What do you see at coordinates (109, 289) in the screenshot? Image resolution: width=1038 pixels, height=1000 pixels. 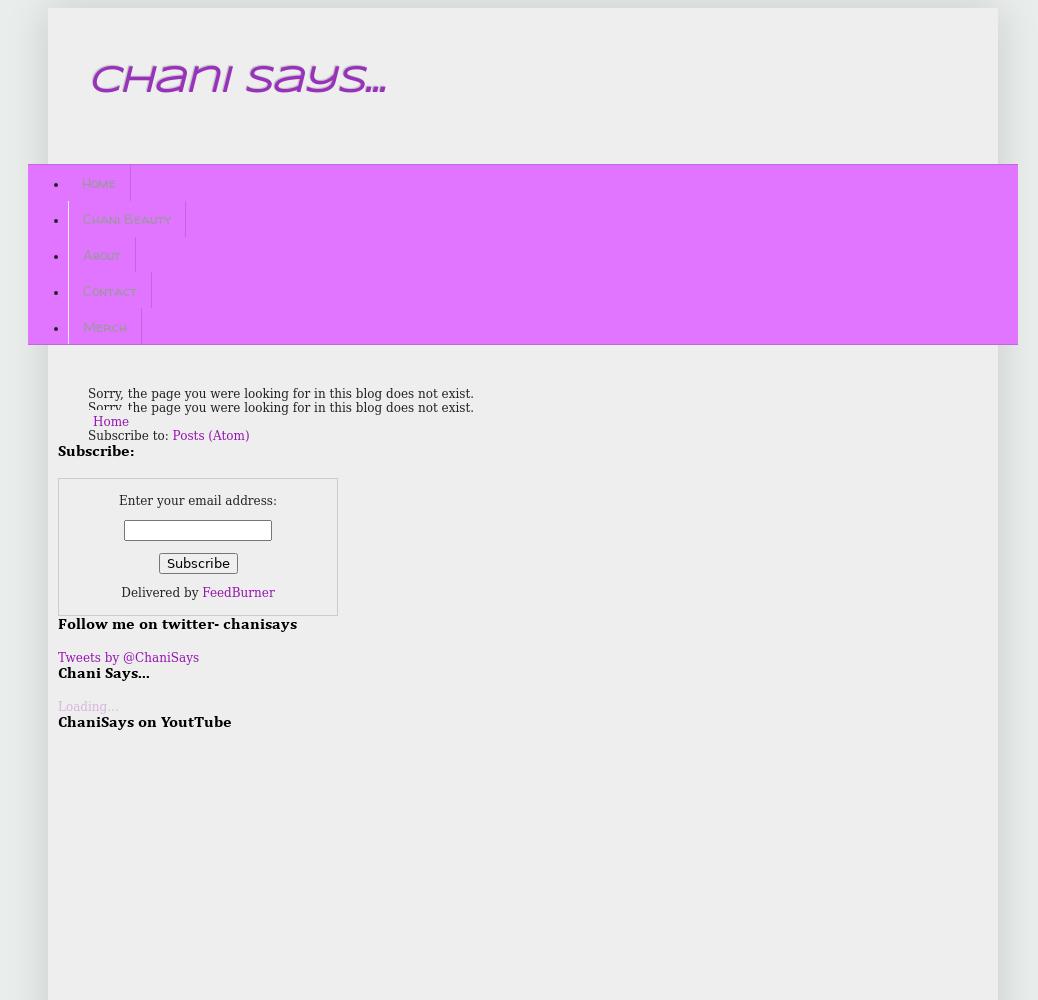 I see `'Contact'` at bounding box center [109, 289].